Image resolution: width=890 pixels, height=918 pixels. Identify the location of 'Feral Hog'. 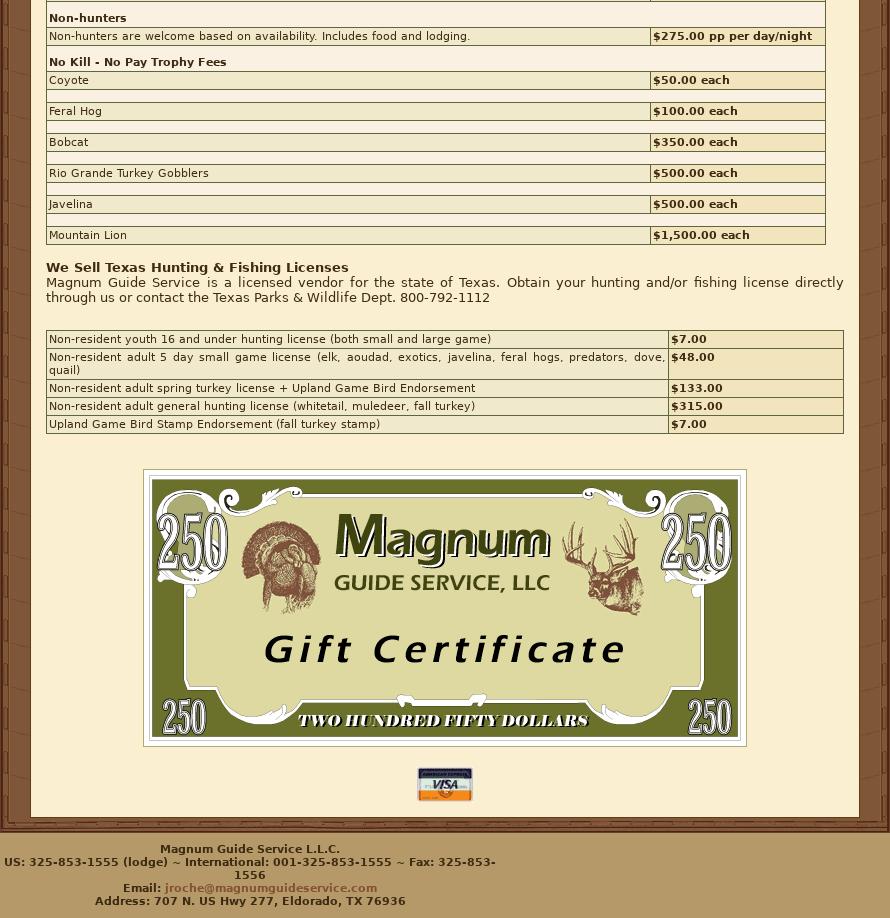
(74, 110).